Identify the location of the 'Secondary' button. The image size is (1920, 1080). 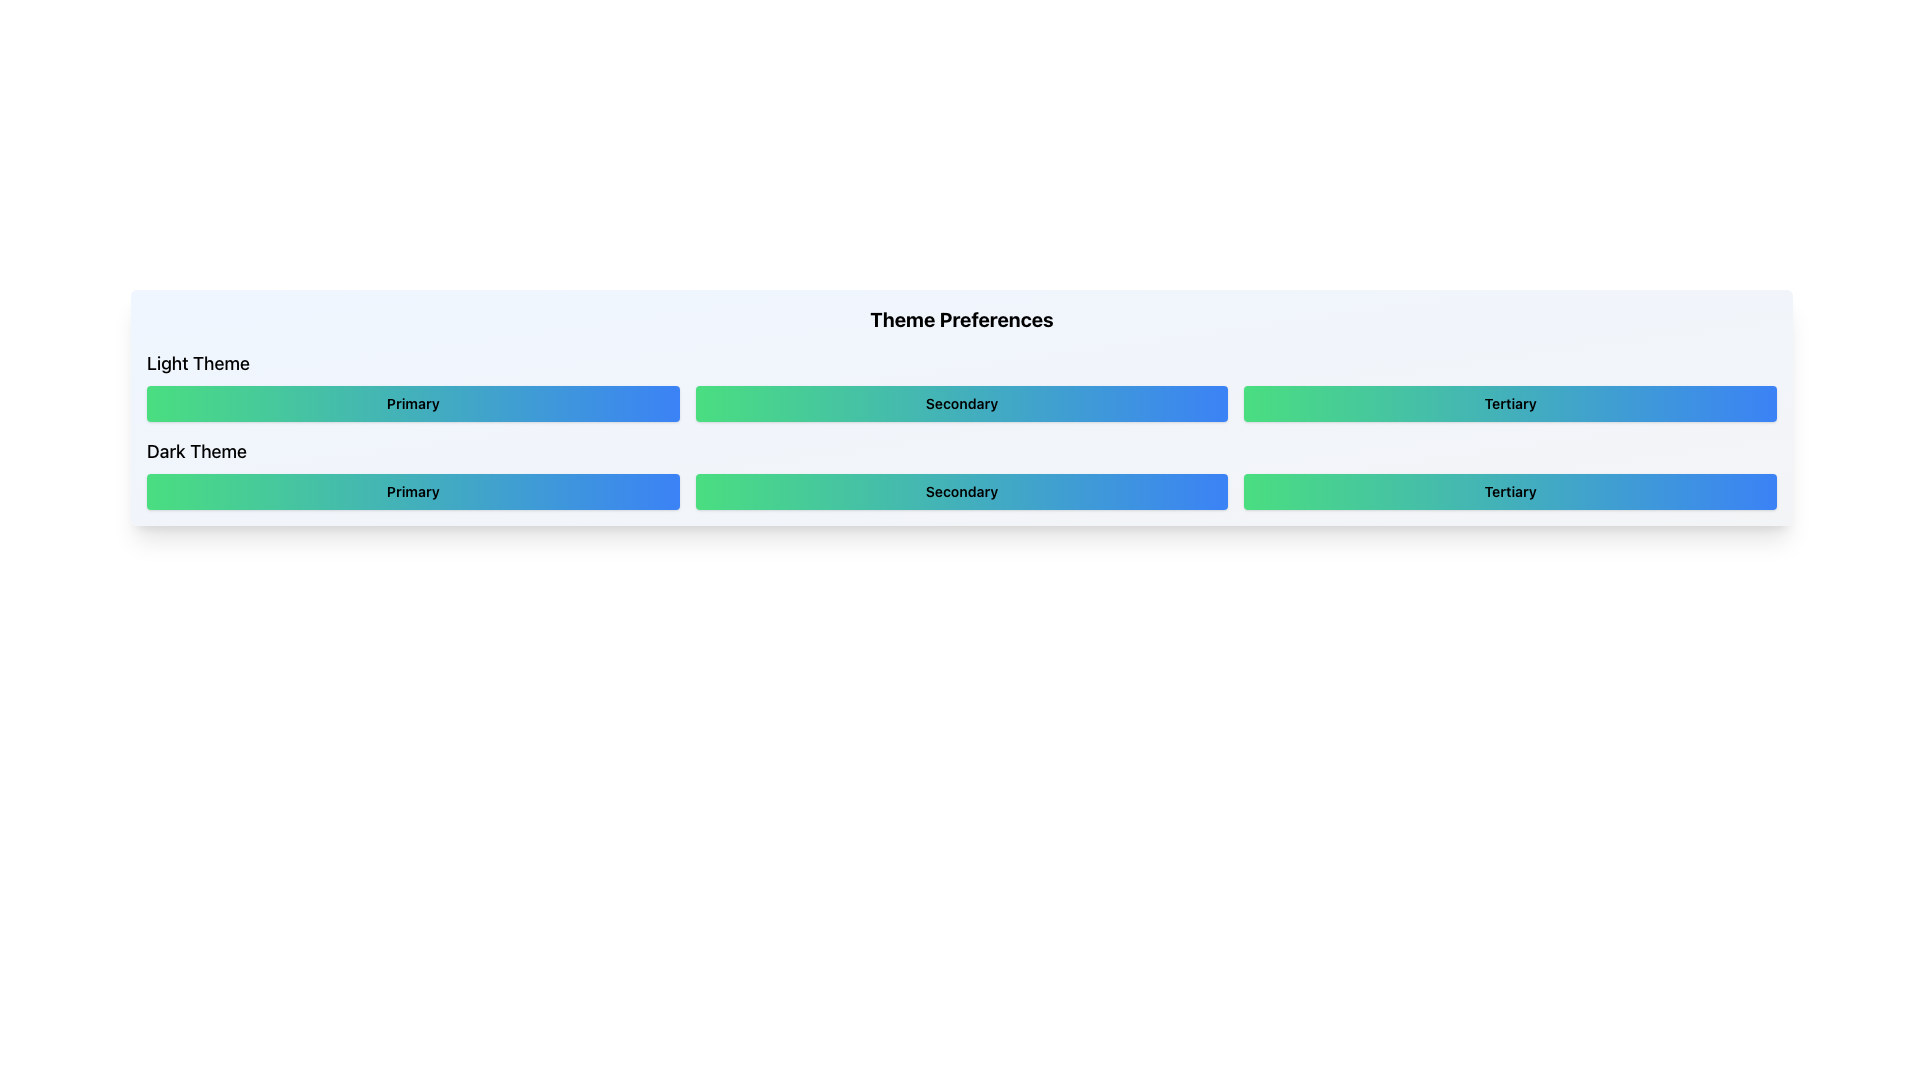
(961, 474).